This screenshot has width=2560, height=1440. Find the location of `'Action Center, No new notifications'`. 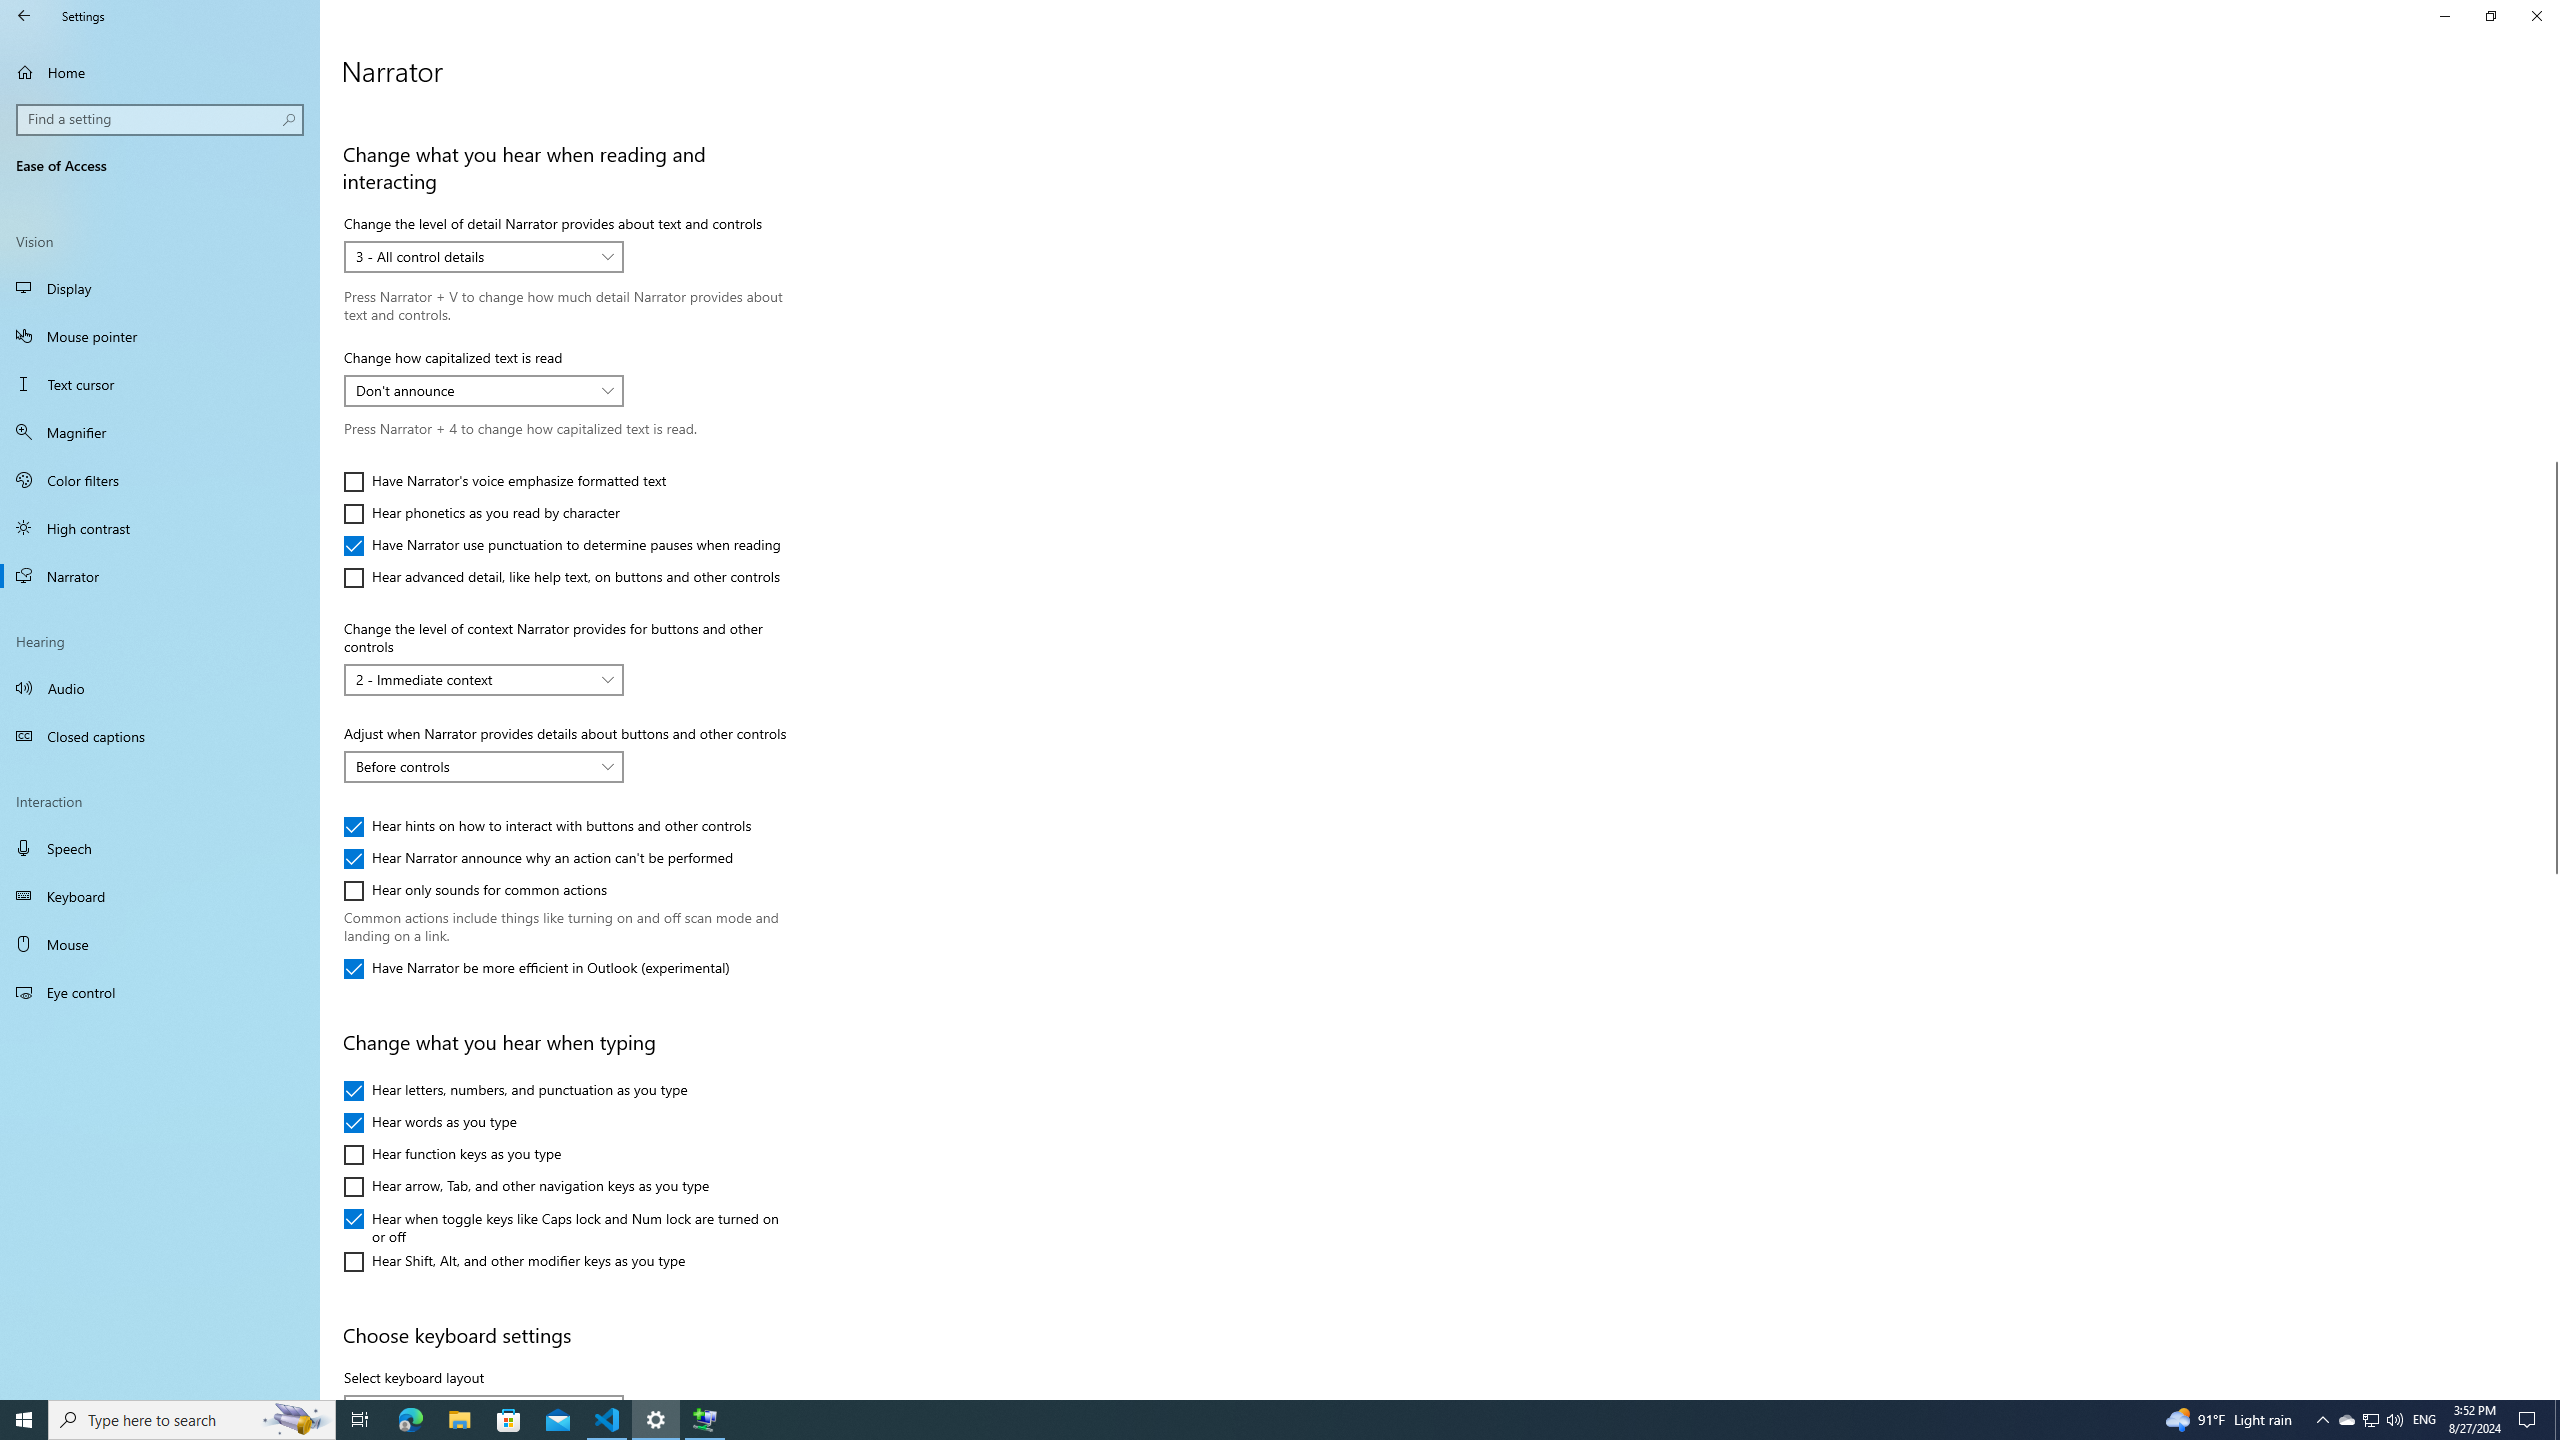

'Action Center, No new notifications' is located at coordinates (2530, 1418).